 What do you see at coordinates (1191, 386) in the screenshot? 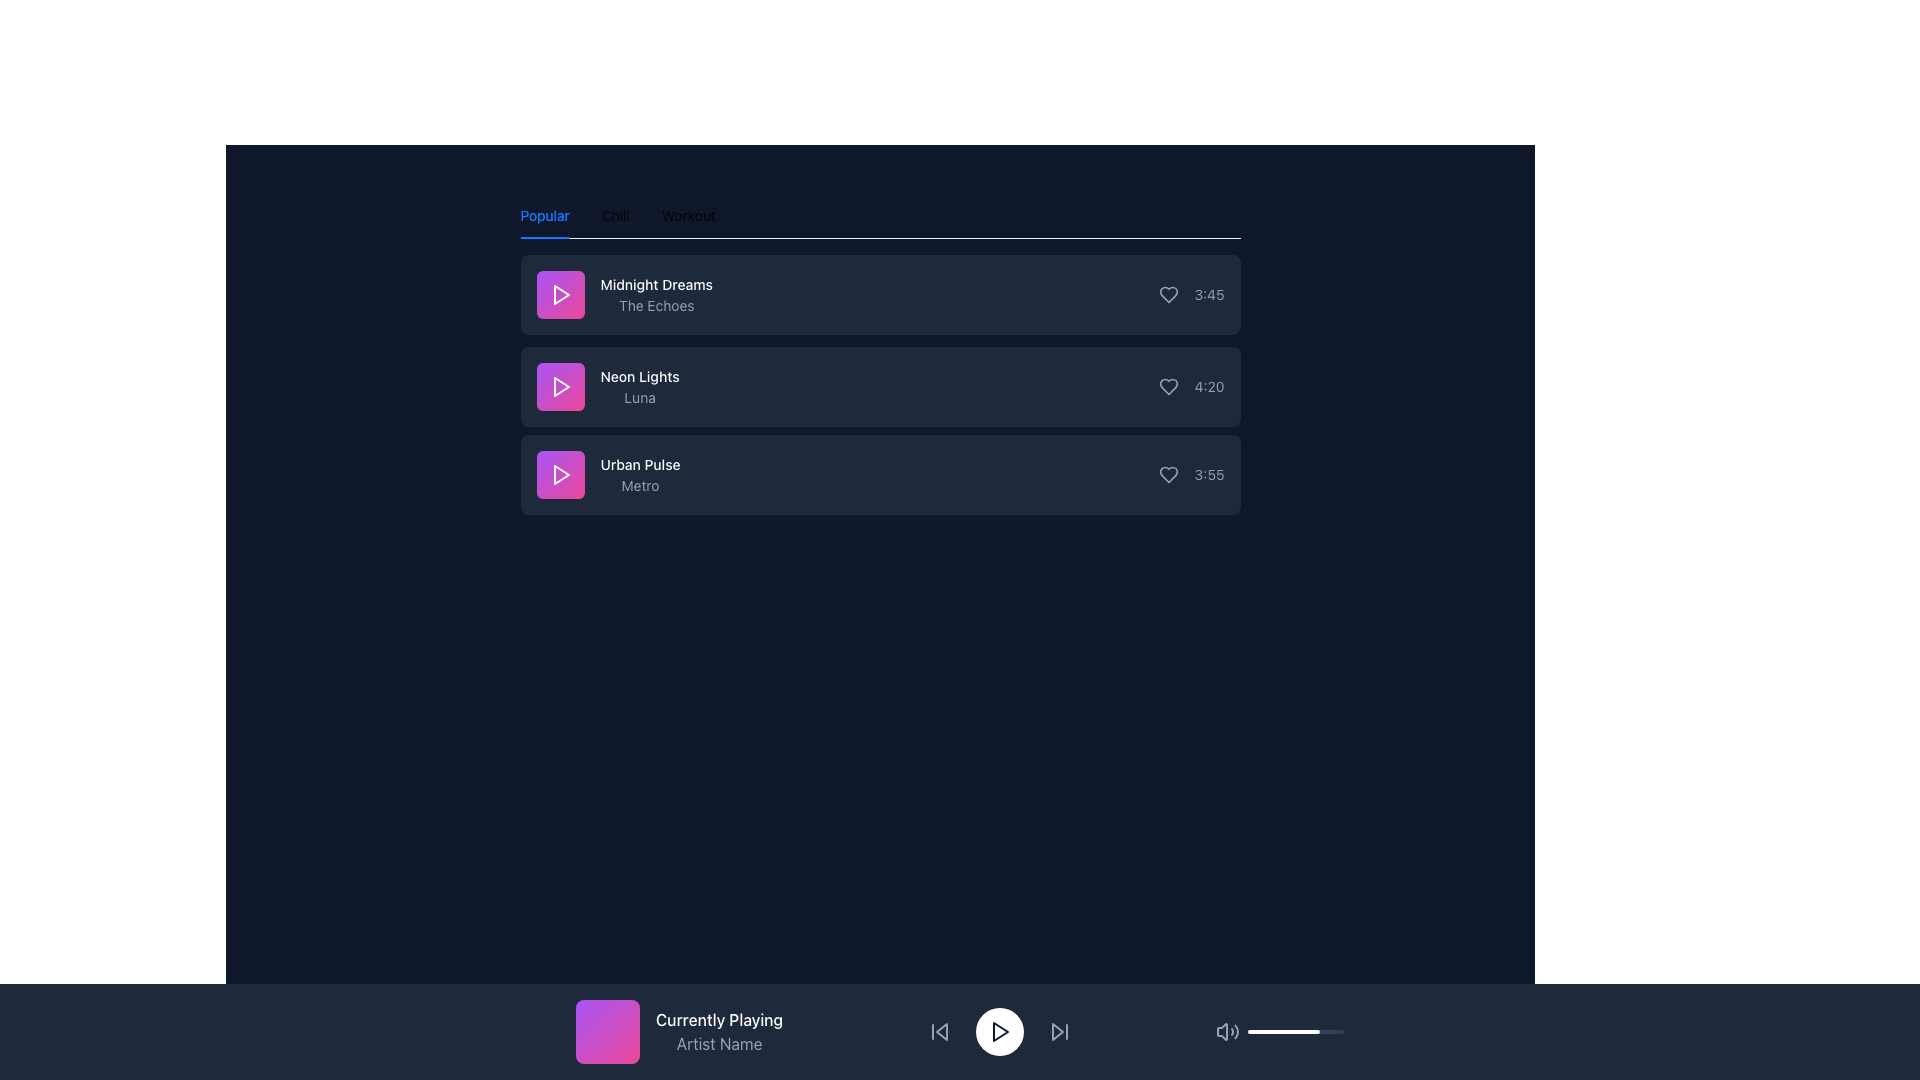
I see `duration displayed in the TextLabel-with-Icon indicating the track 'Neon Lights' by artist 'Luna'` at bounding box center [1191, 386].